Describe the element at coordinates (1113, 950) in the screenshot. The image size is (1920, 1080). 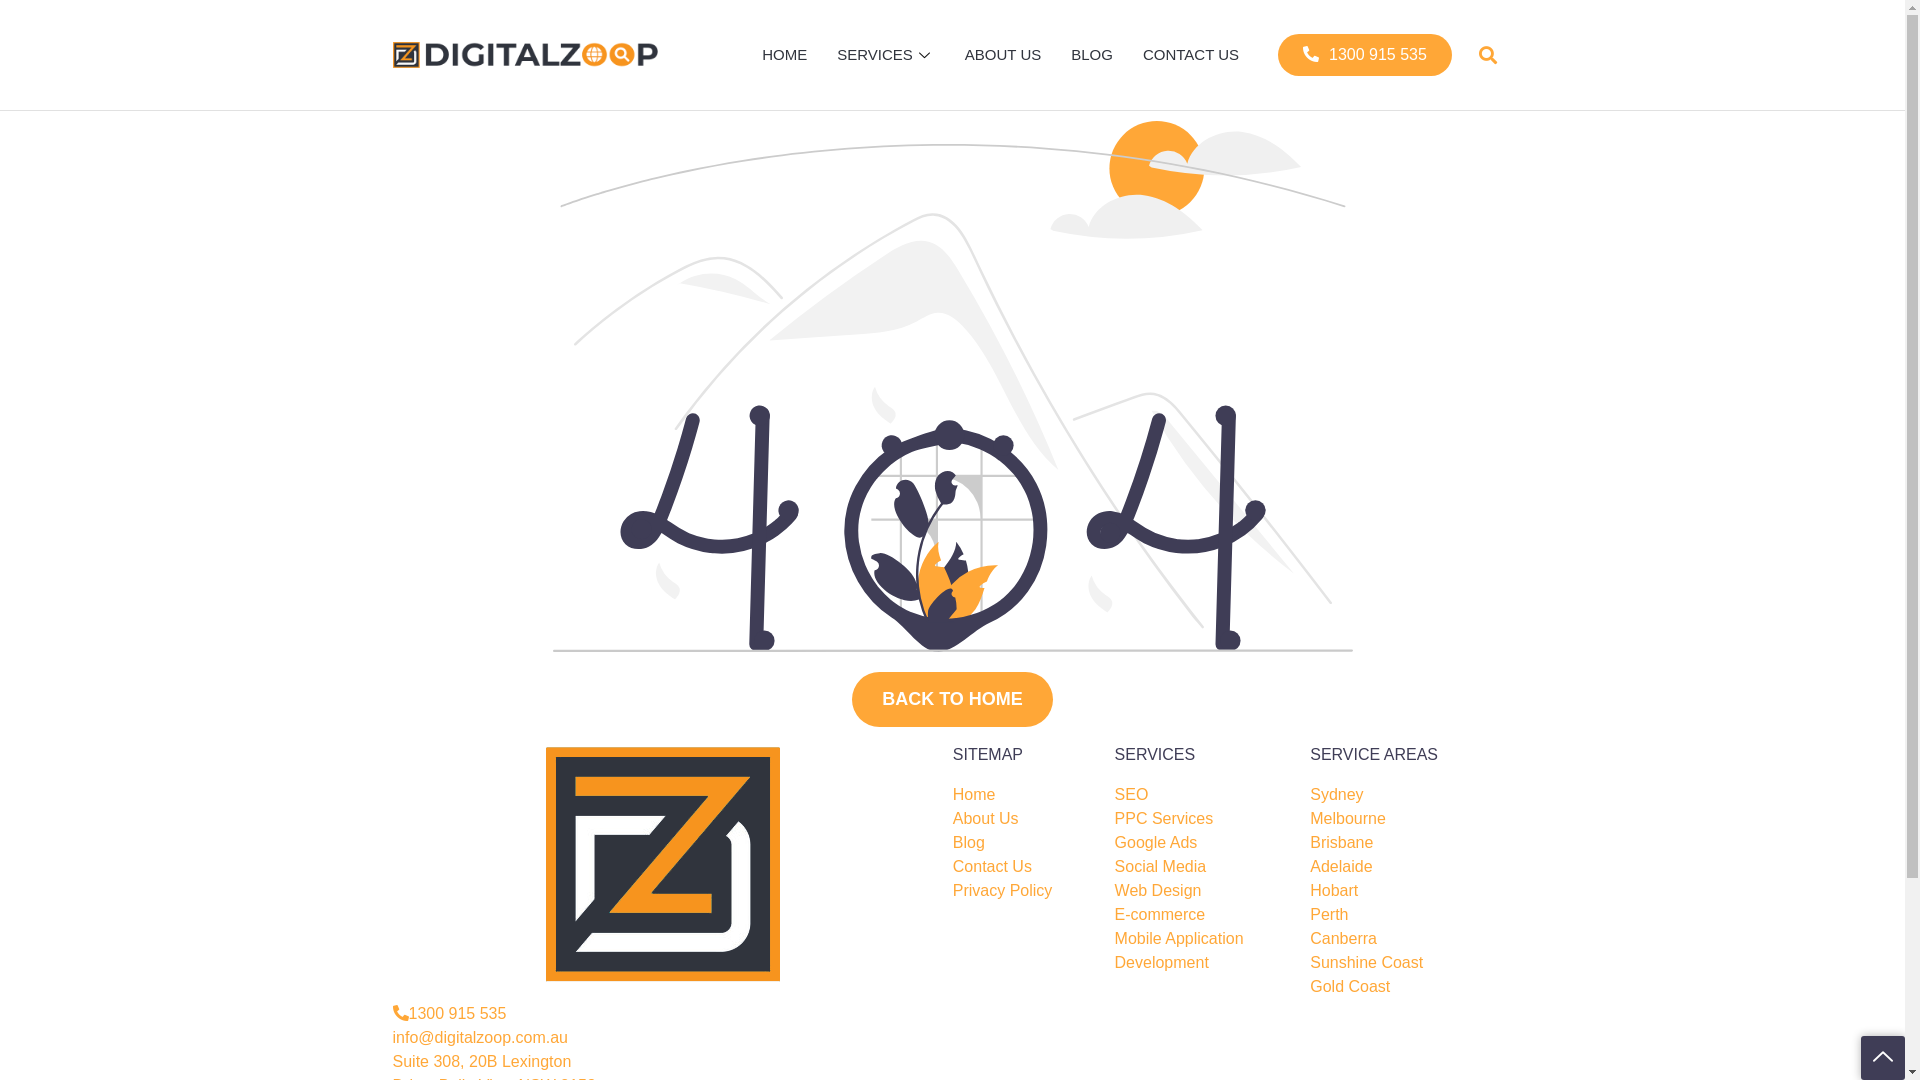
I see `'Mobile Application` at that location.